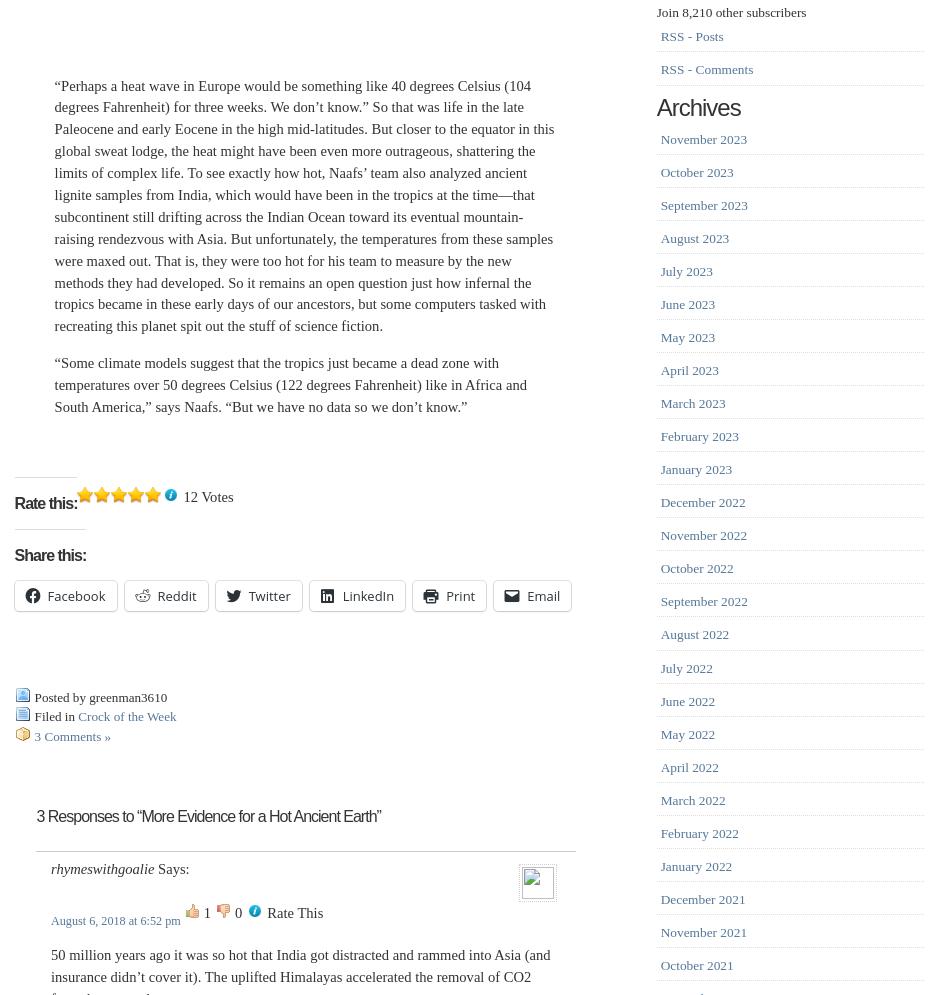 This screenshot has width=935, height=995. Describe the element at coordinates (688, 766) in the screenshot. I see `'April 2022'` at that location.